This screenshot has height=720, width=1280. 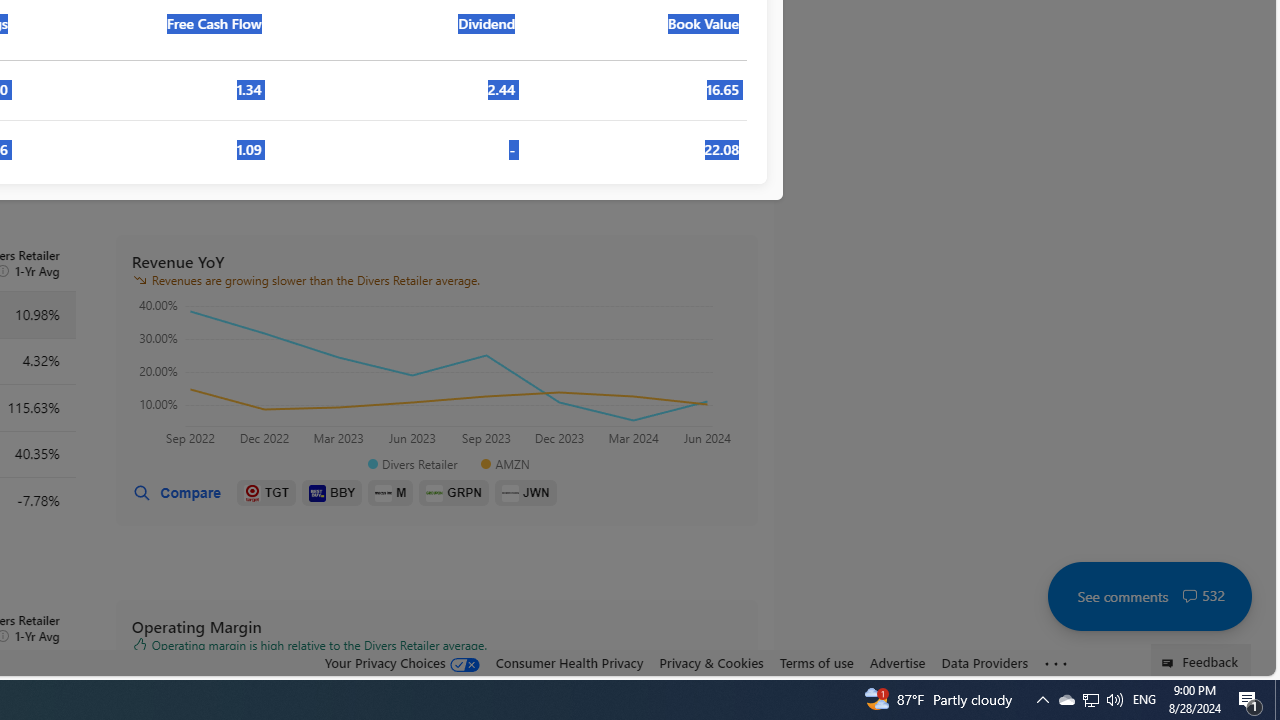 I want to click on 'See comments 532', so click(x=1149, y=595).